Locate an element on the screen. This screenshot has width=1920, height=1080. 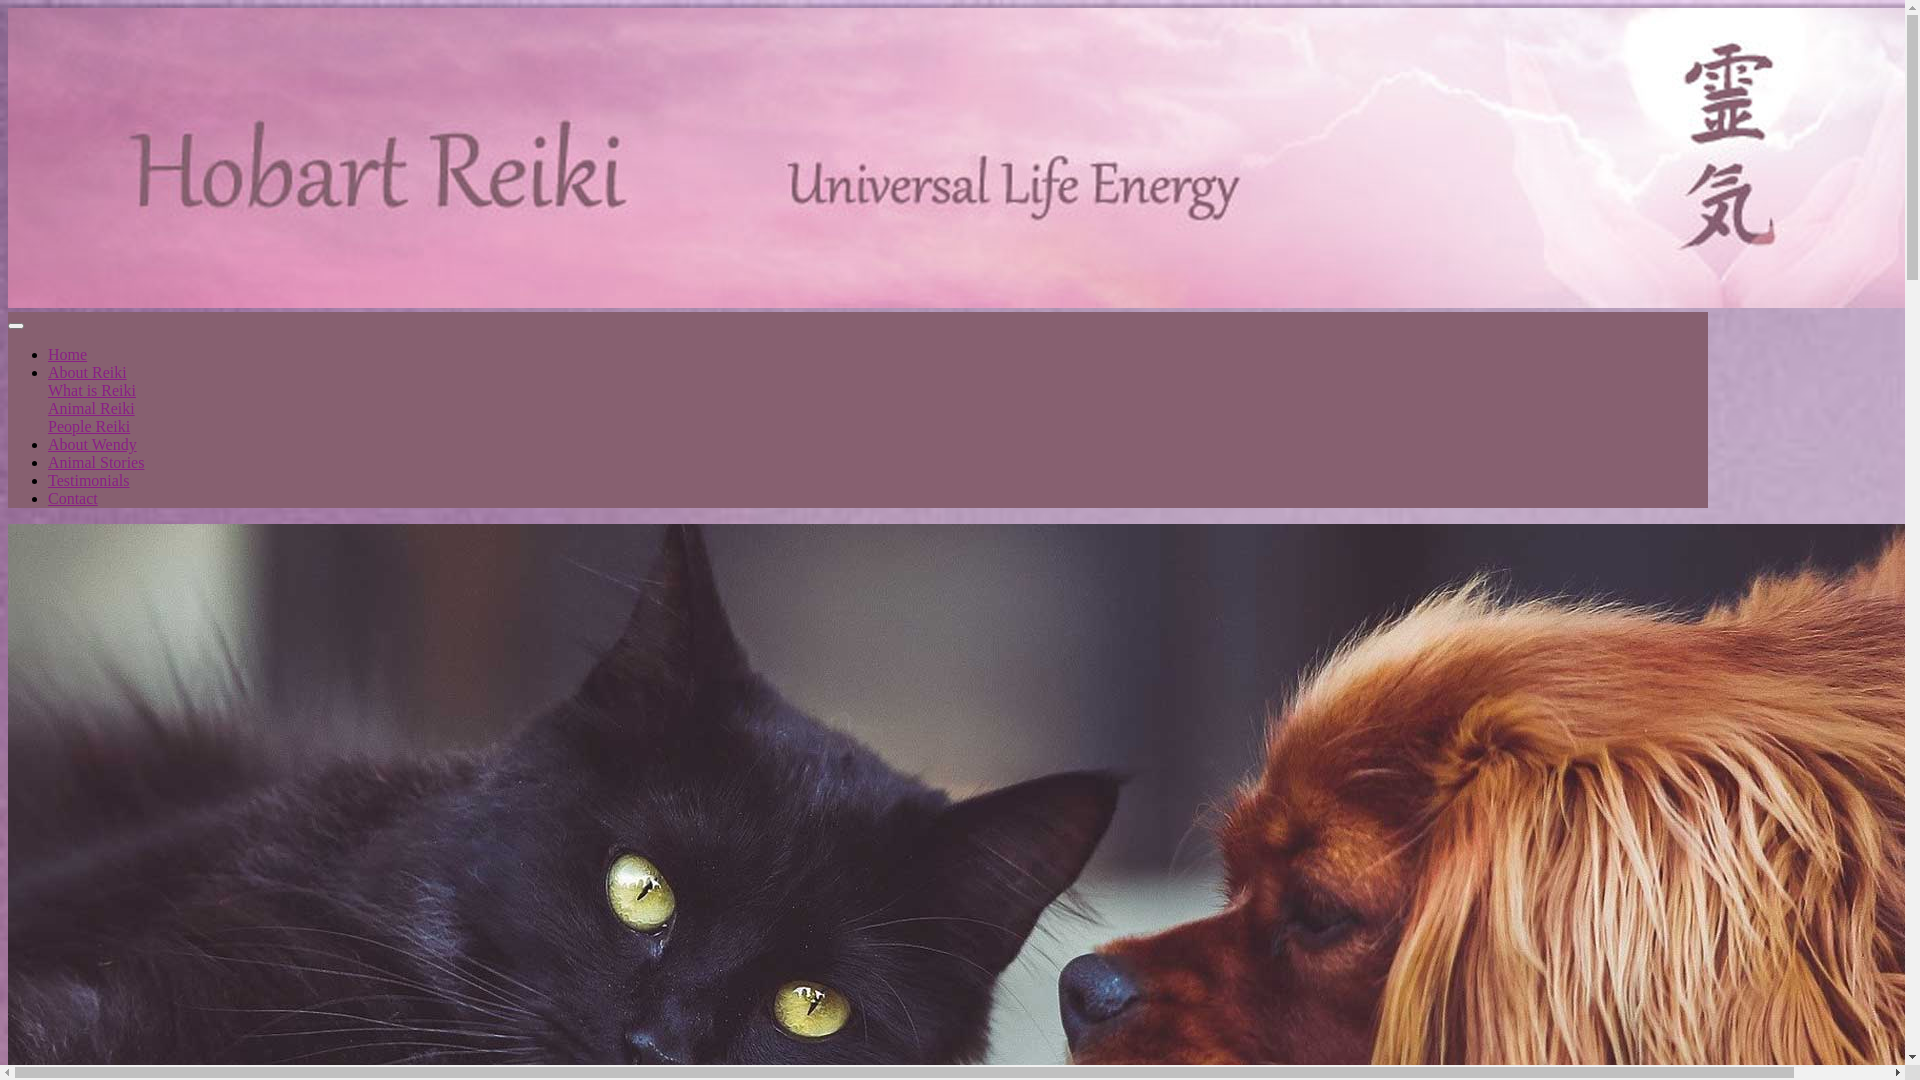
'Home' is located at coordinates (48, 353).